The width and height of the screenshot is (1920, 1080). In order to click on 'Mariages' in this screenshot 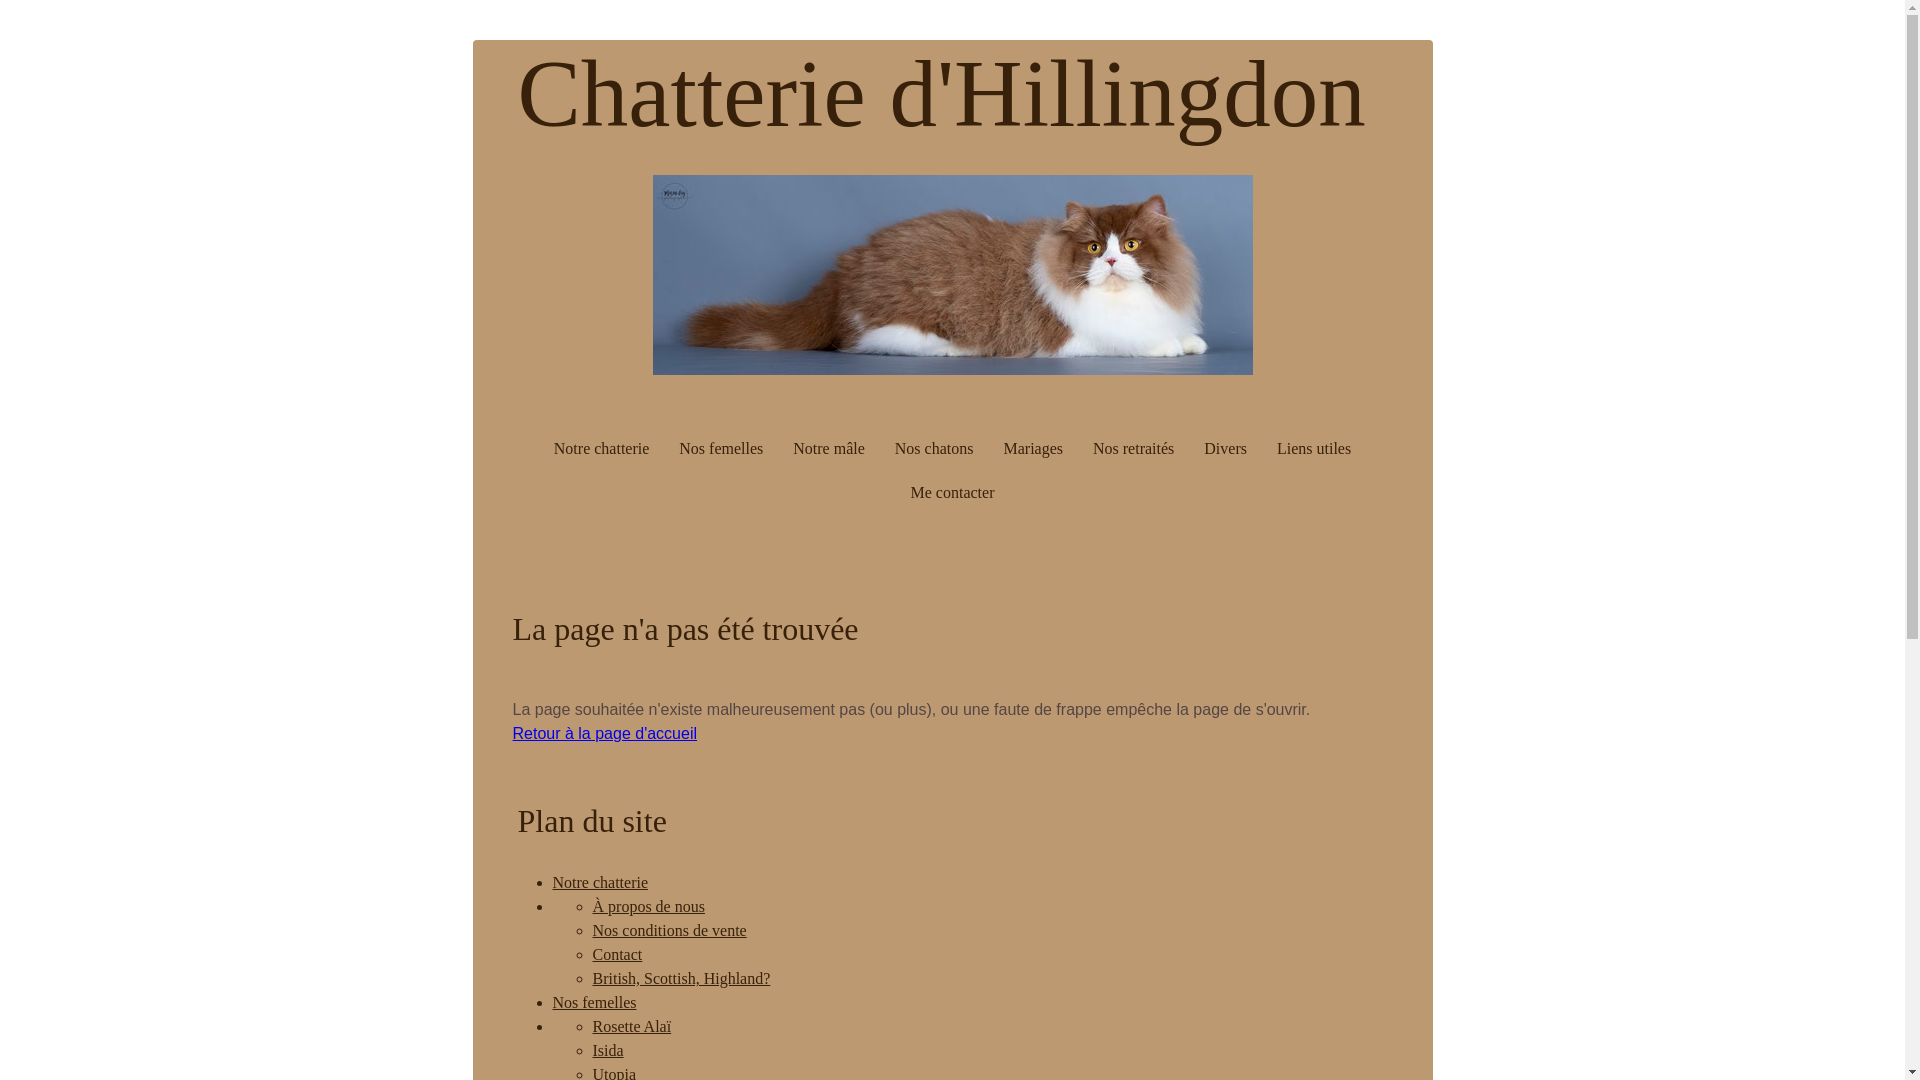, I will do `click(993, 447)`.